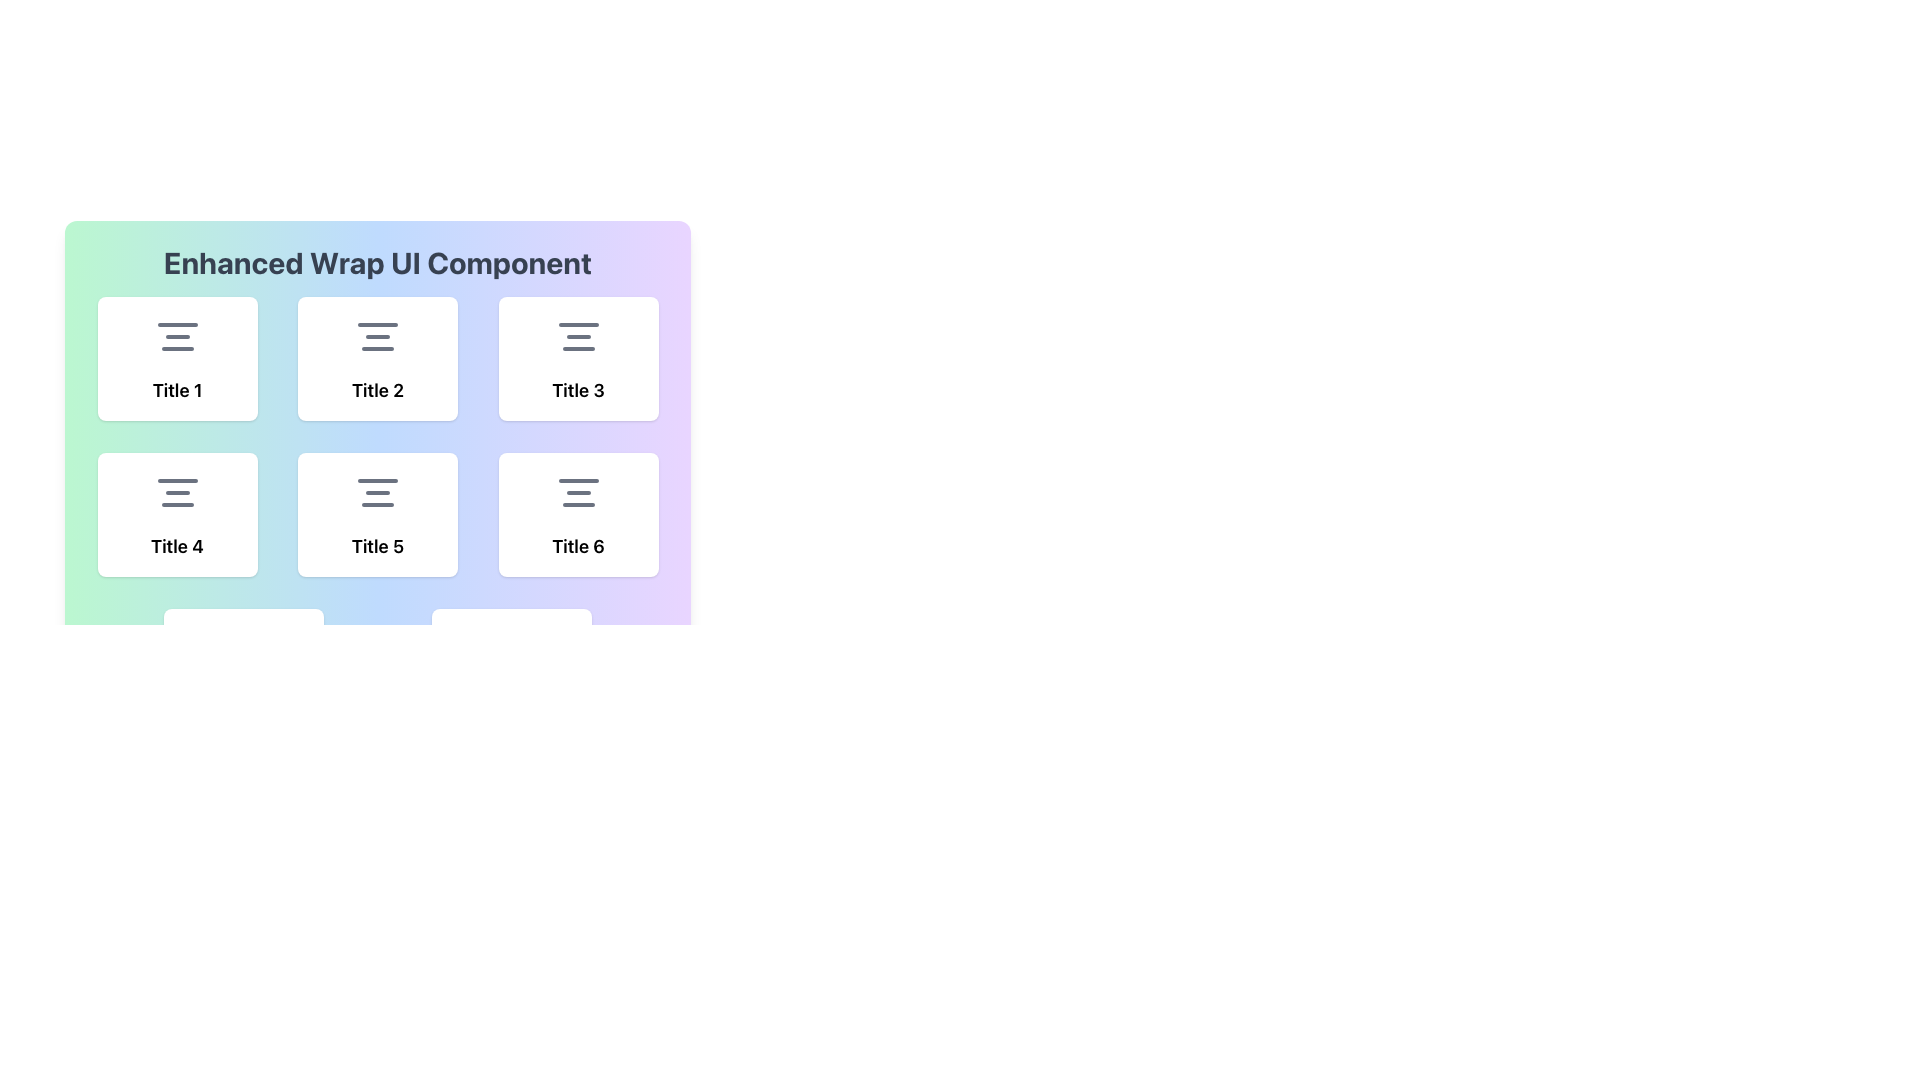 The image size is (1920, 1080). What do you see at coordinates (577, 547) in the screenshot?
I see `text label 'Title 6', which is a bold, centered title located at the bottom-center of the last card in a 3x2 grid layout` at bounding box center [577, 547].